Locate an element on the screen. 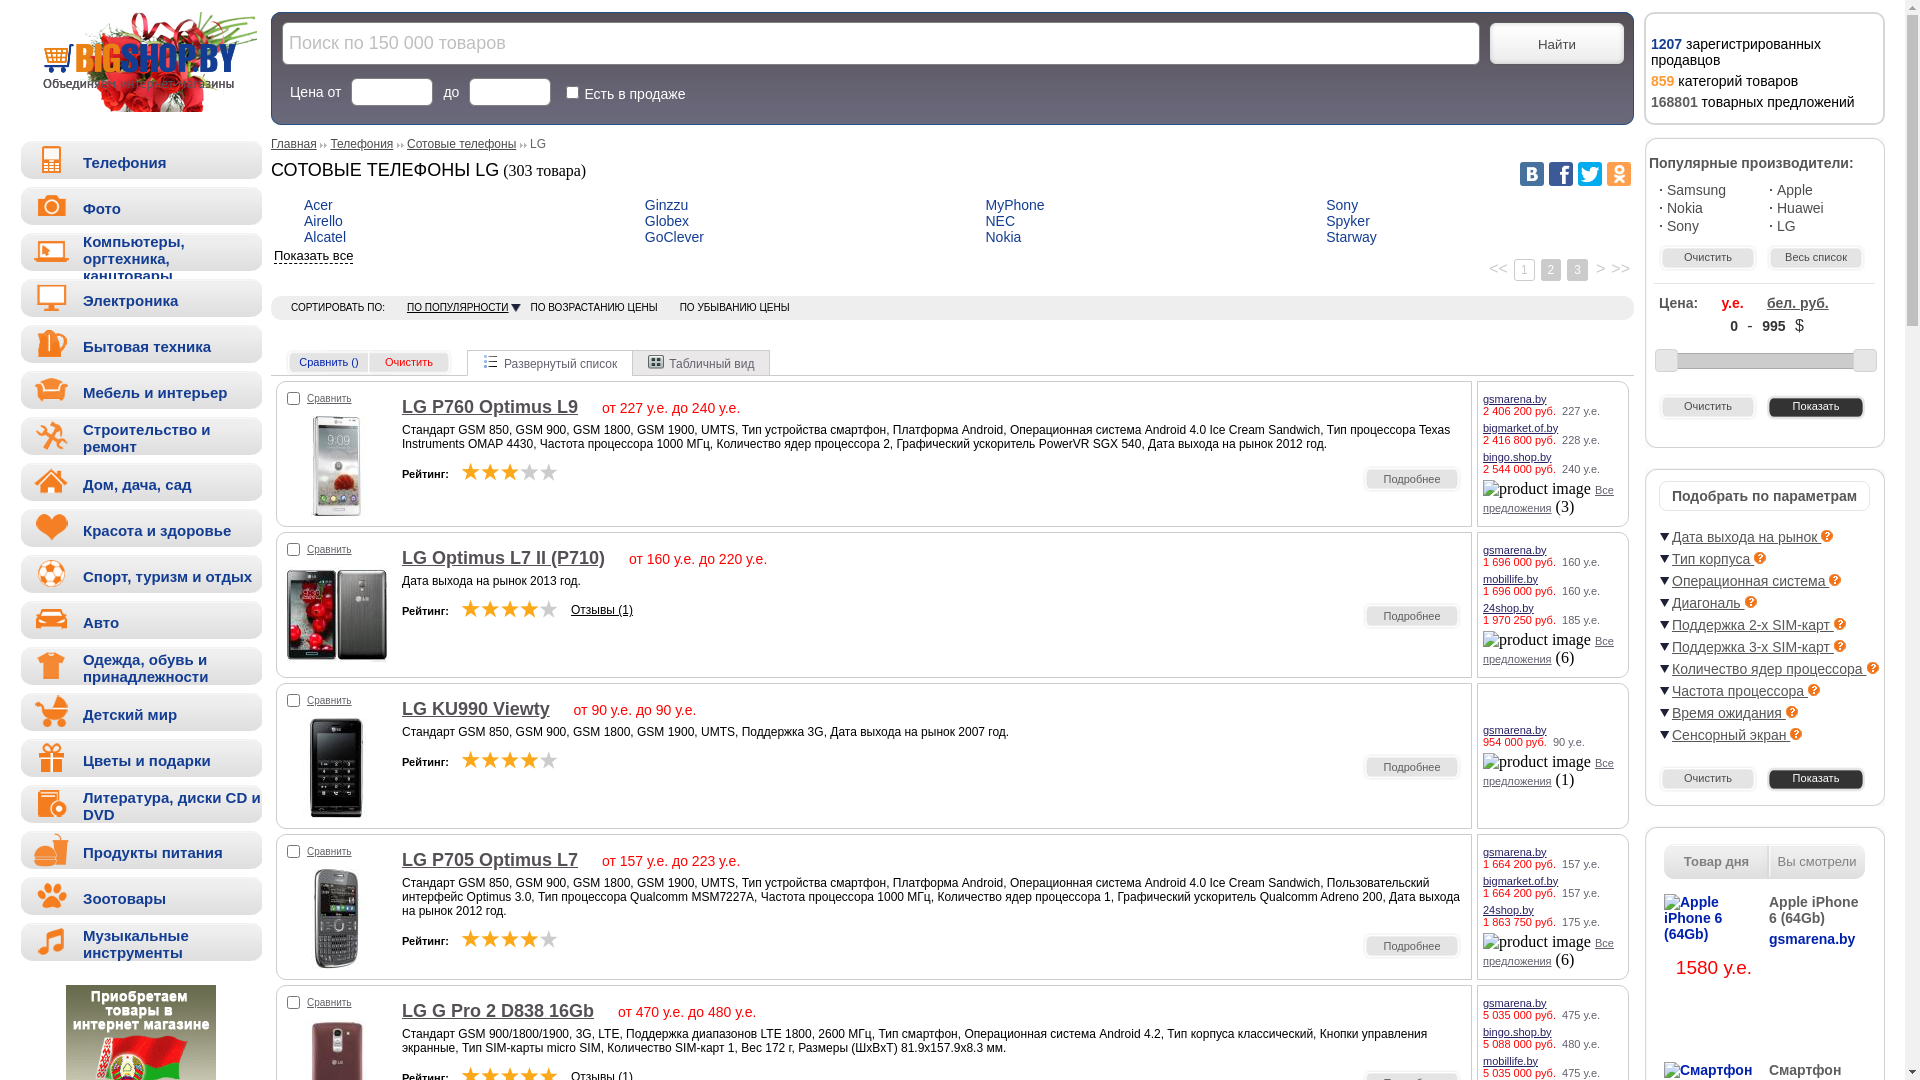  'Alcatel' is located at coordinates (325, 235).